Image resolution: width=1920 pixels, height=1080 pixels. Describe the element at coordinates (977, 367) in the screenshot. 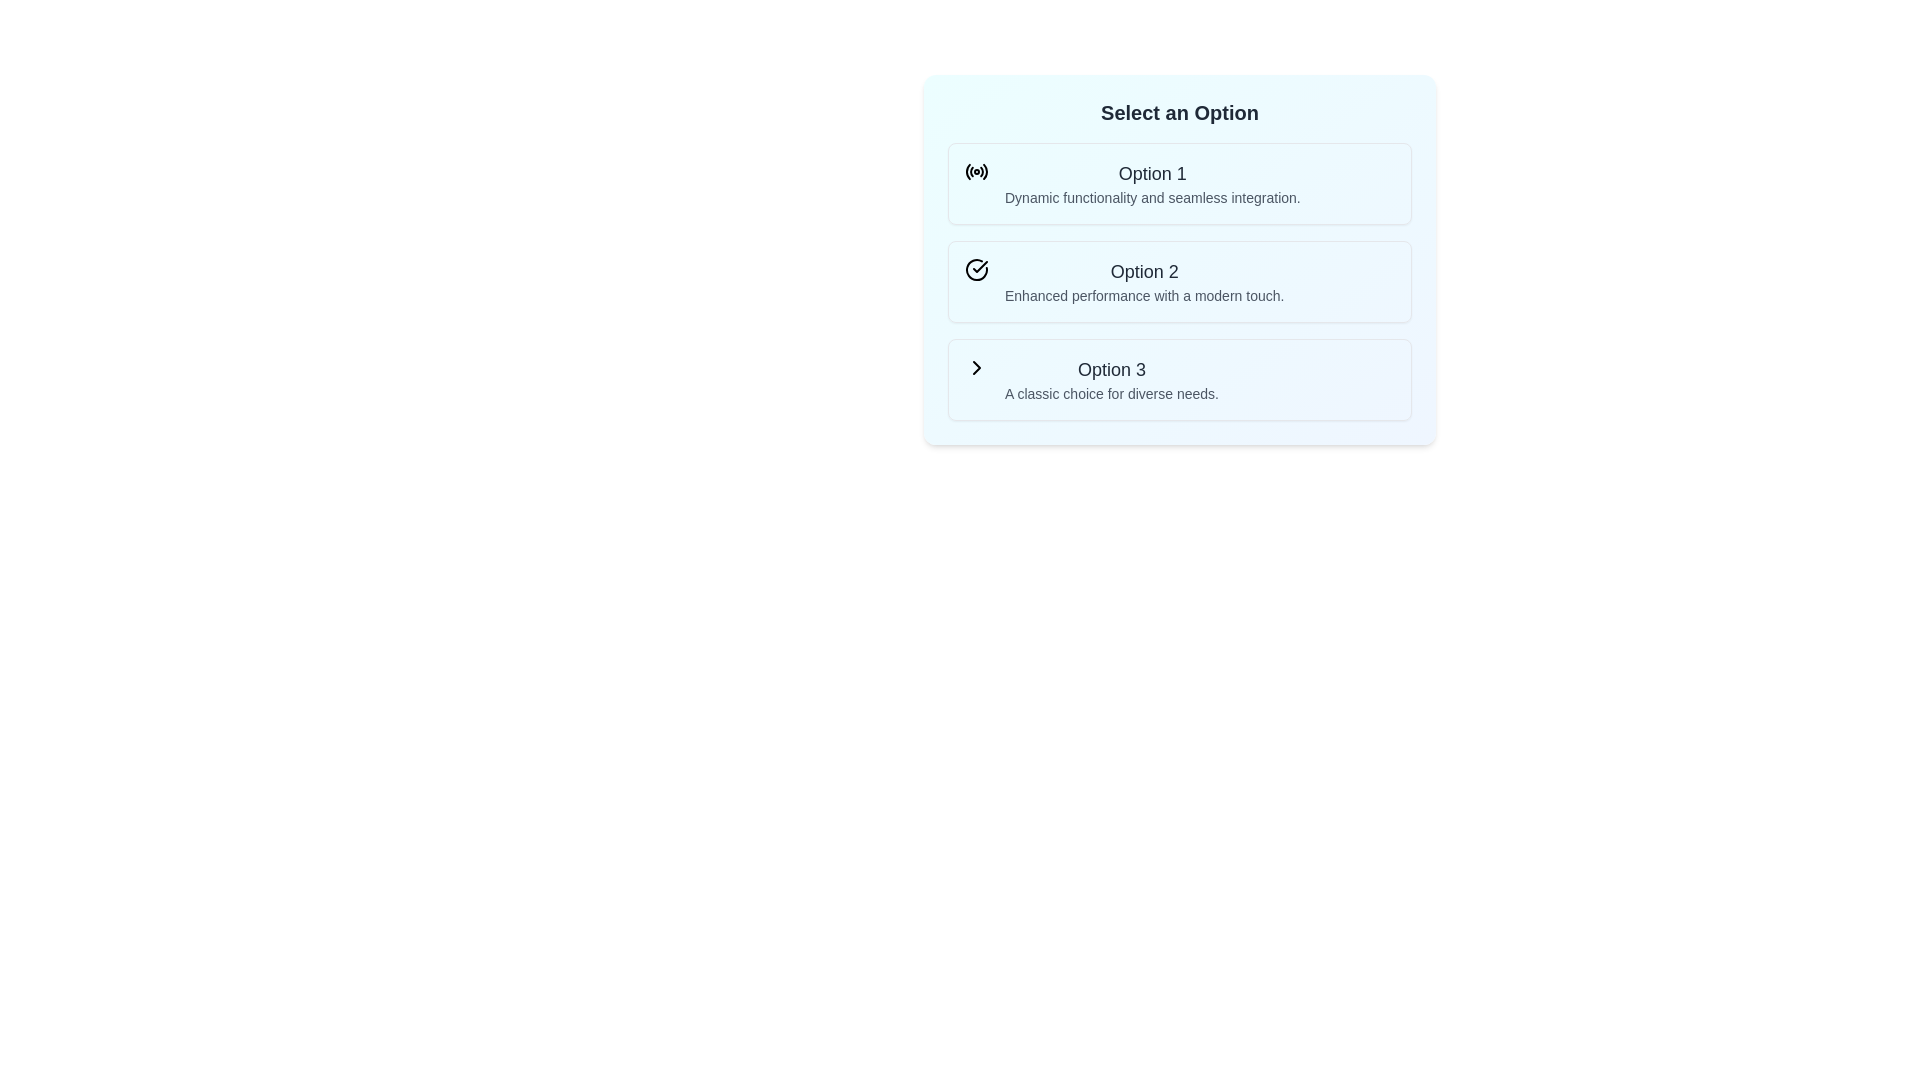

I see `the outlined right-point arrow icon next to the text block labeled 'Option 3: A classic choice for diverse needs.'` at that location.